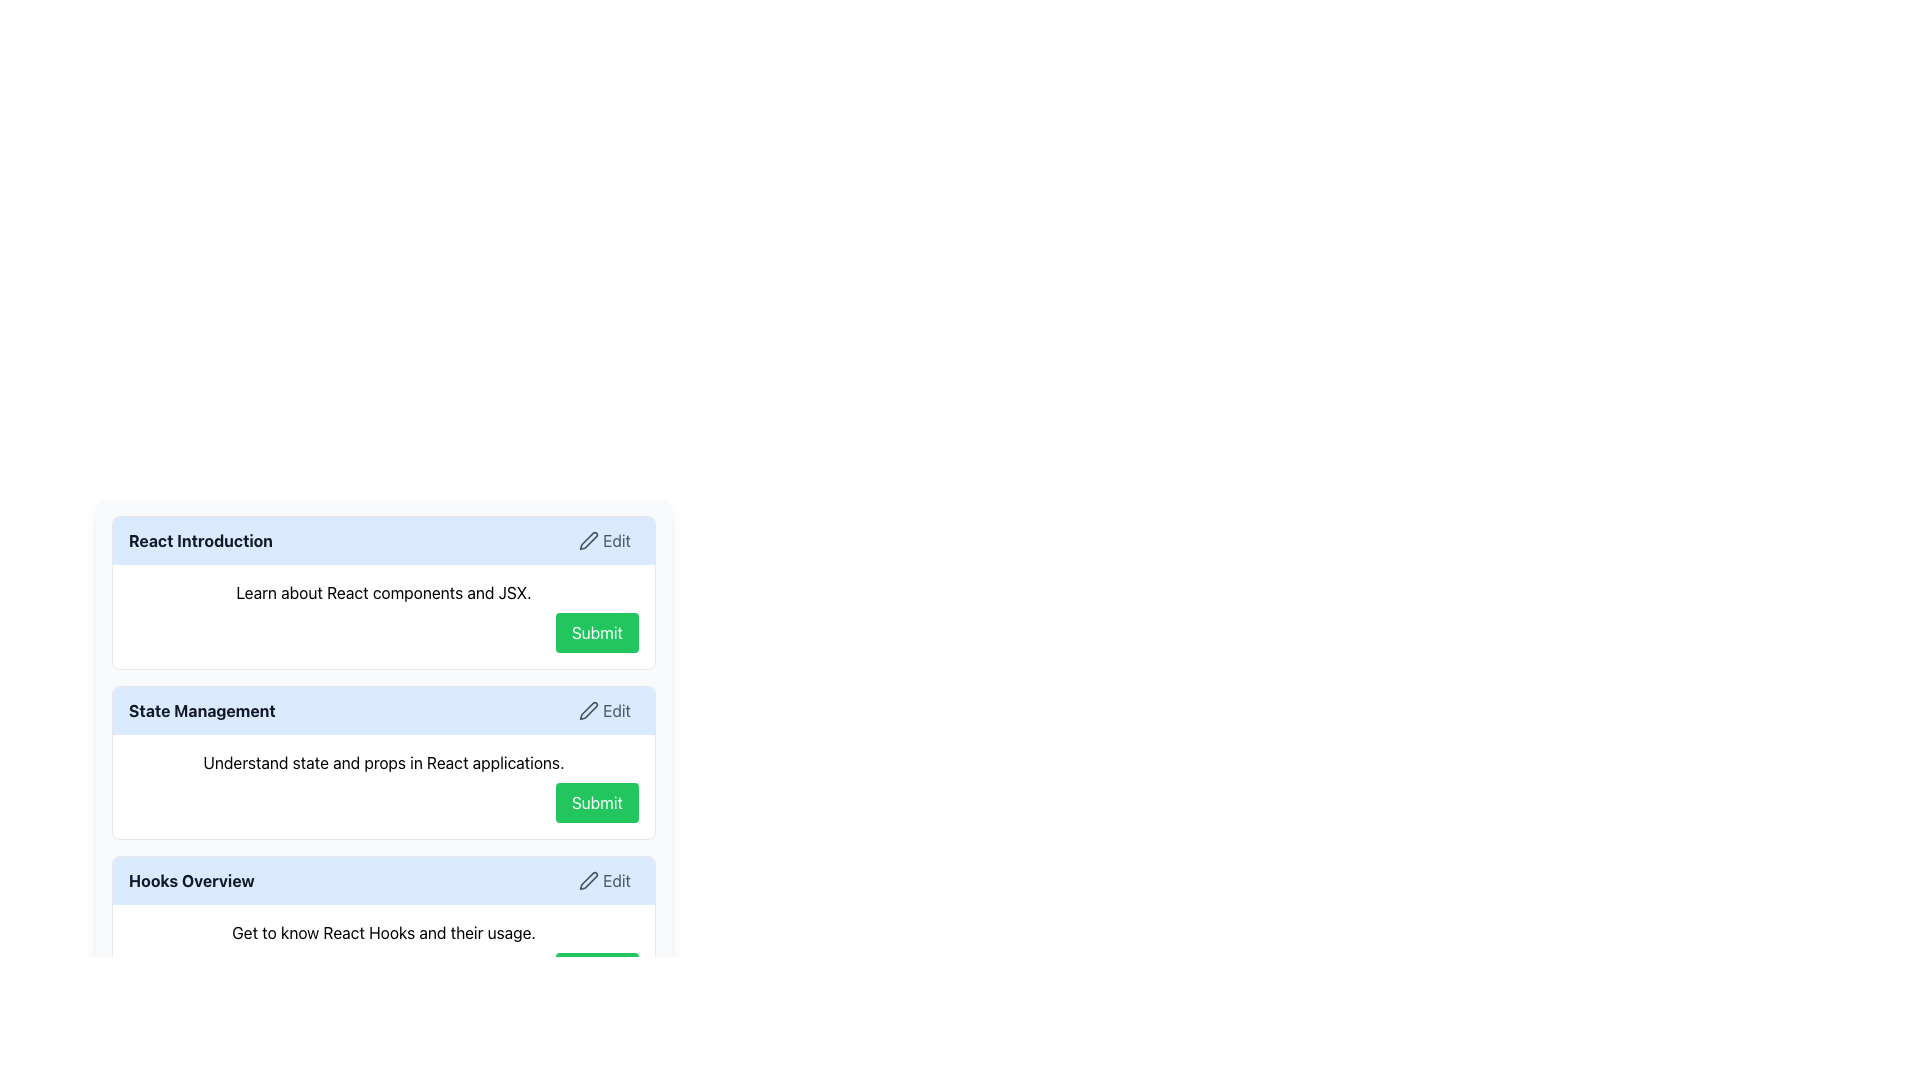 The width and height of the screenshot is (1920, 1080). I want to click on the edit button located in the top-right corner of the 'State Management' section, so click(603, 709).